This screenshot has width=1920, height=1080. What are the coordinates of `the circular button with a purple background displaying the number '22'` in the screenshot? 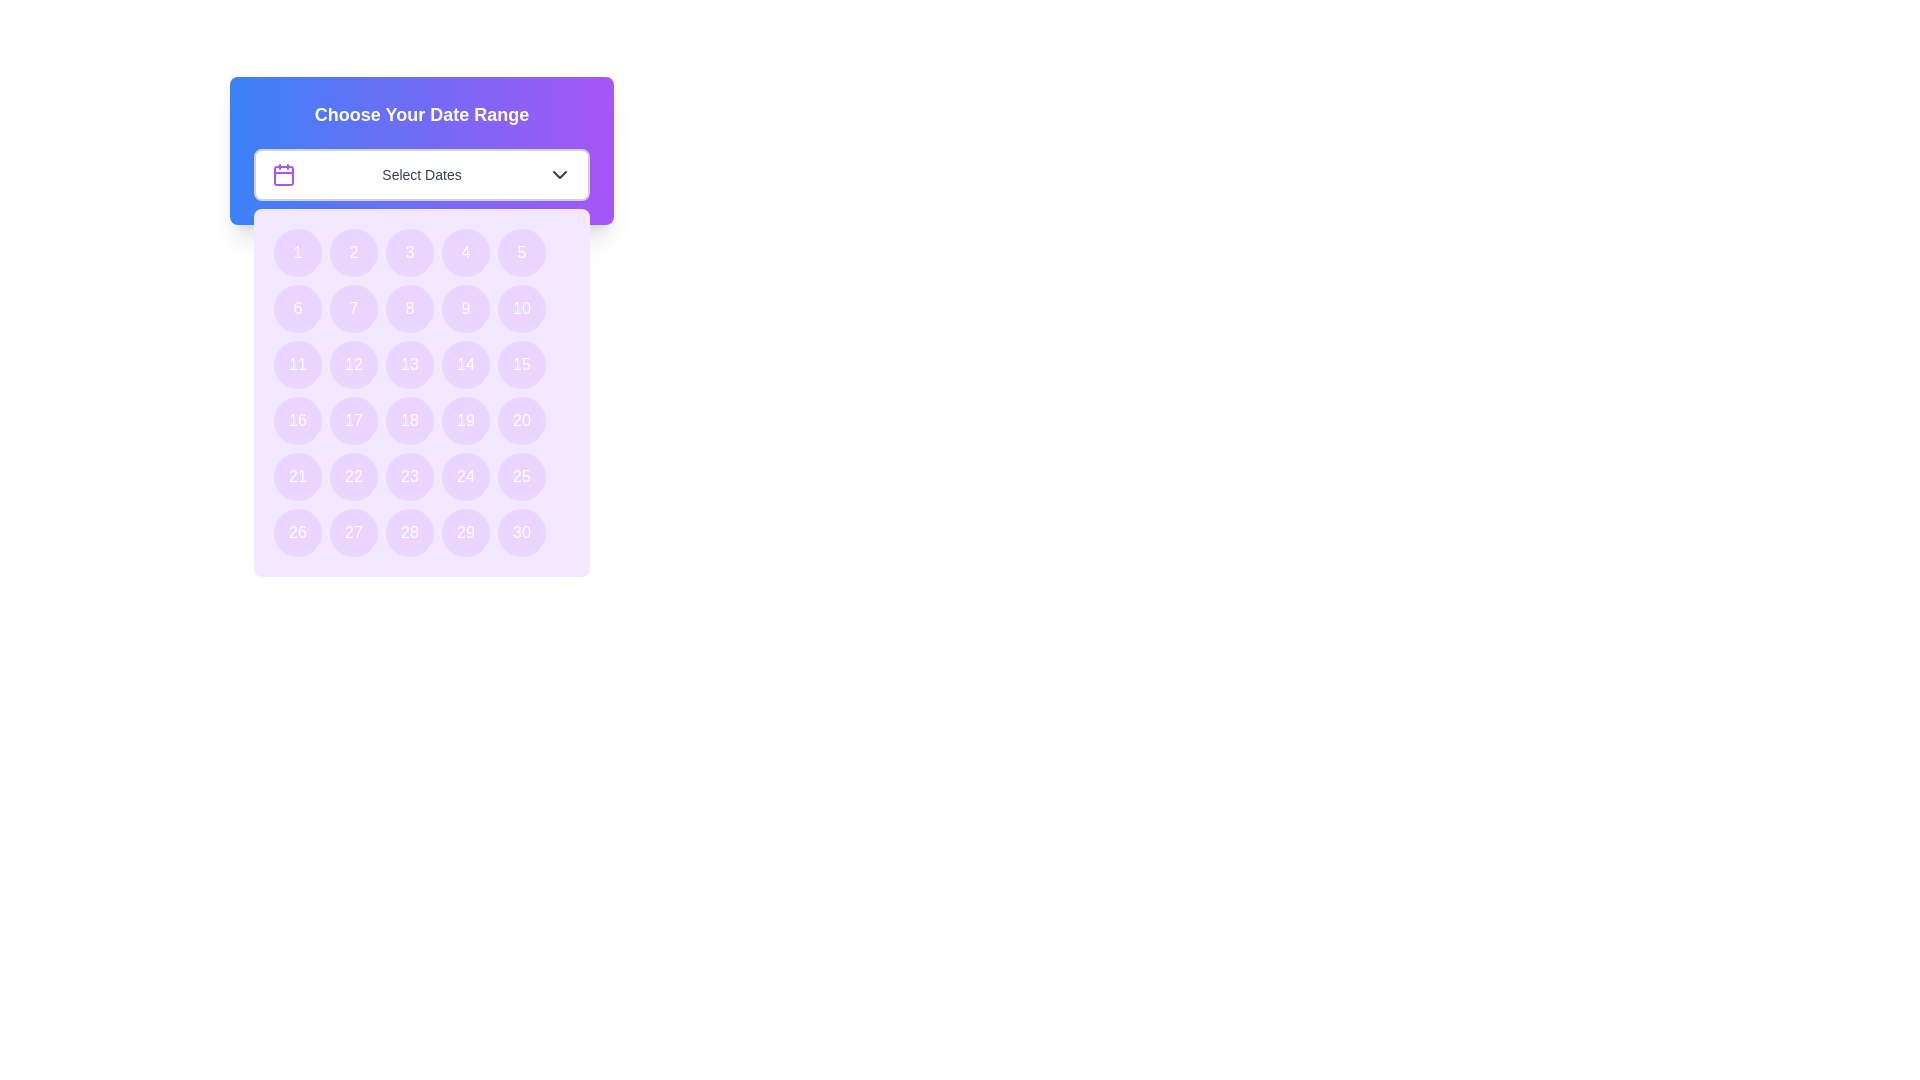 It's located at (354, 477).